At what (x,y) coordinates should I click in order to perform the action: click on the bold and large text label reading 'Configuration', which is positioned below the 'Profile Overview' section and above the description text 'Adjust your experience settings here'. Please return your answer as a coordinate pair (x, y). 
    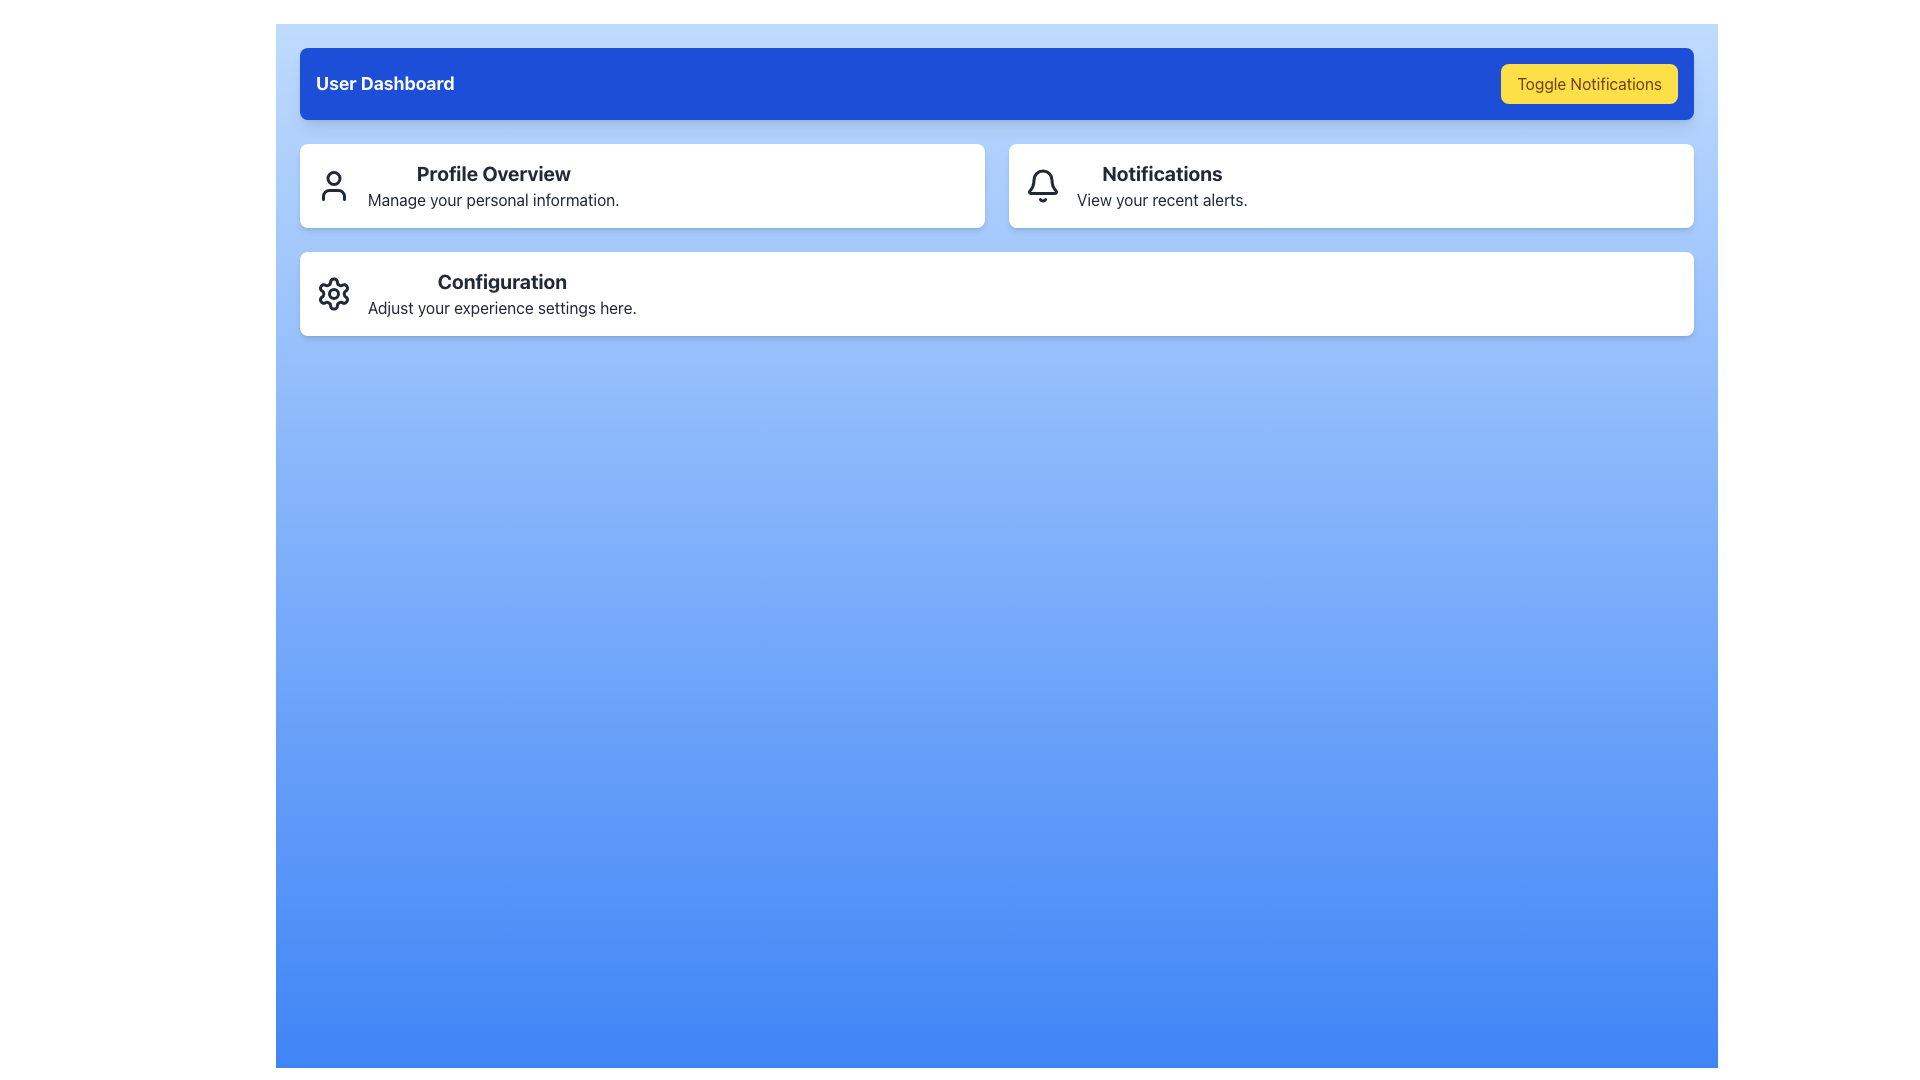
    Looking at the image, I should click on (502, 281).